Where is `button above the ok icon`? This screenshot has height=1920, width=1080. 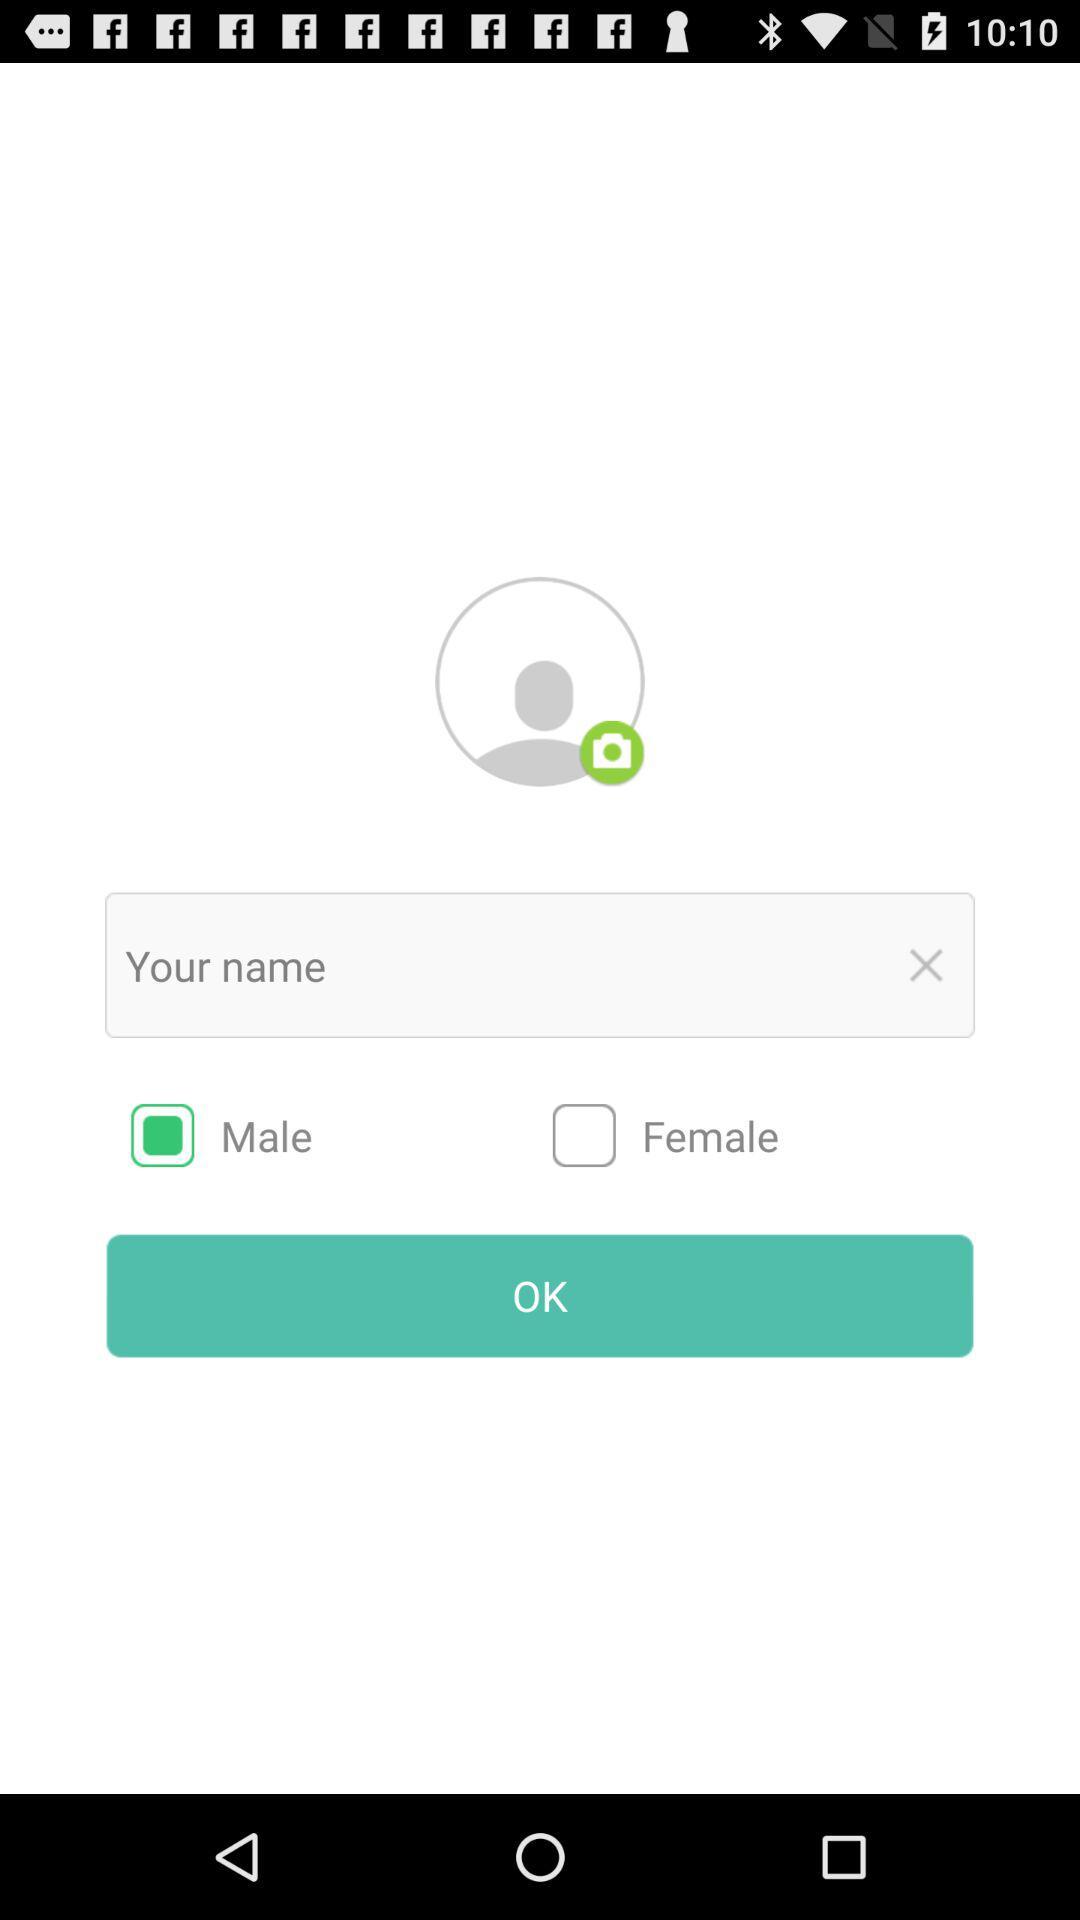
button above the ok icon is located at coordinates (341, 1135).